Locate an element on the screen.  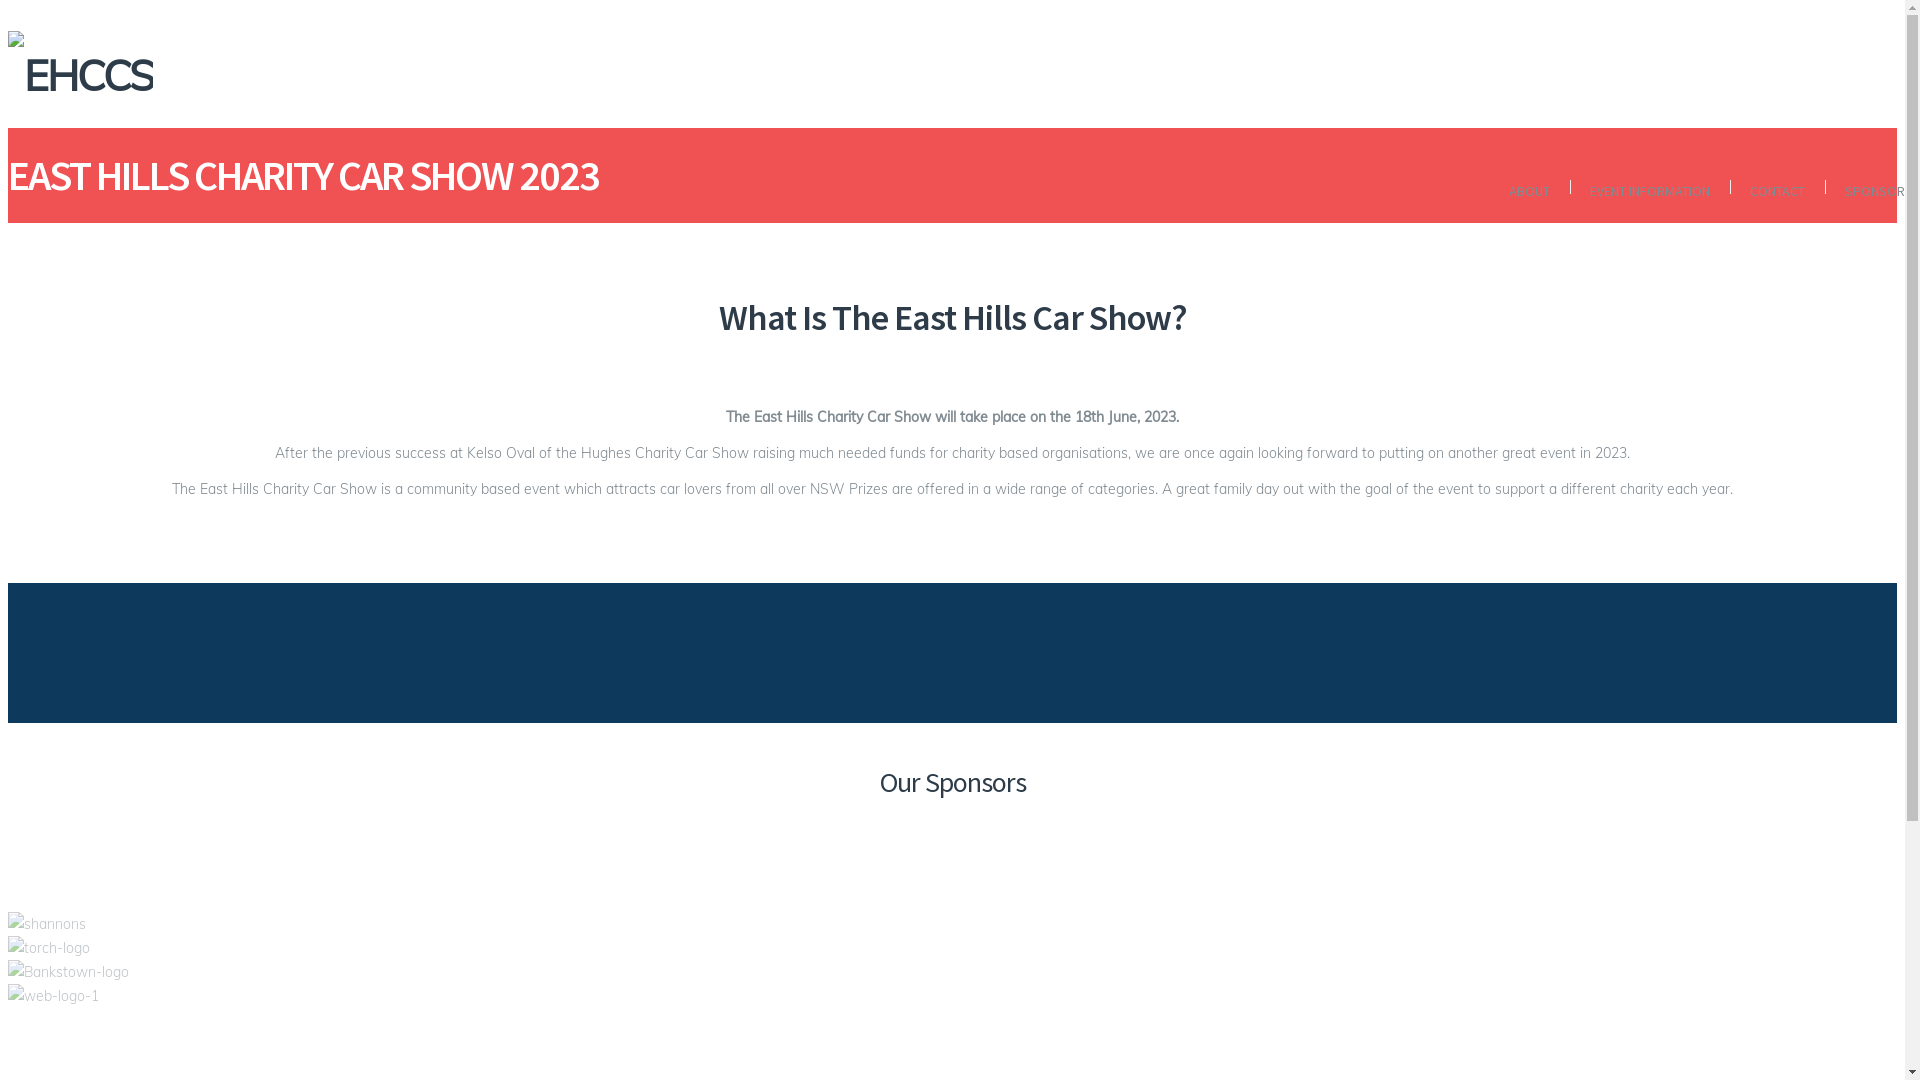
'ABOUT' is located at coordinates (1528, 191).